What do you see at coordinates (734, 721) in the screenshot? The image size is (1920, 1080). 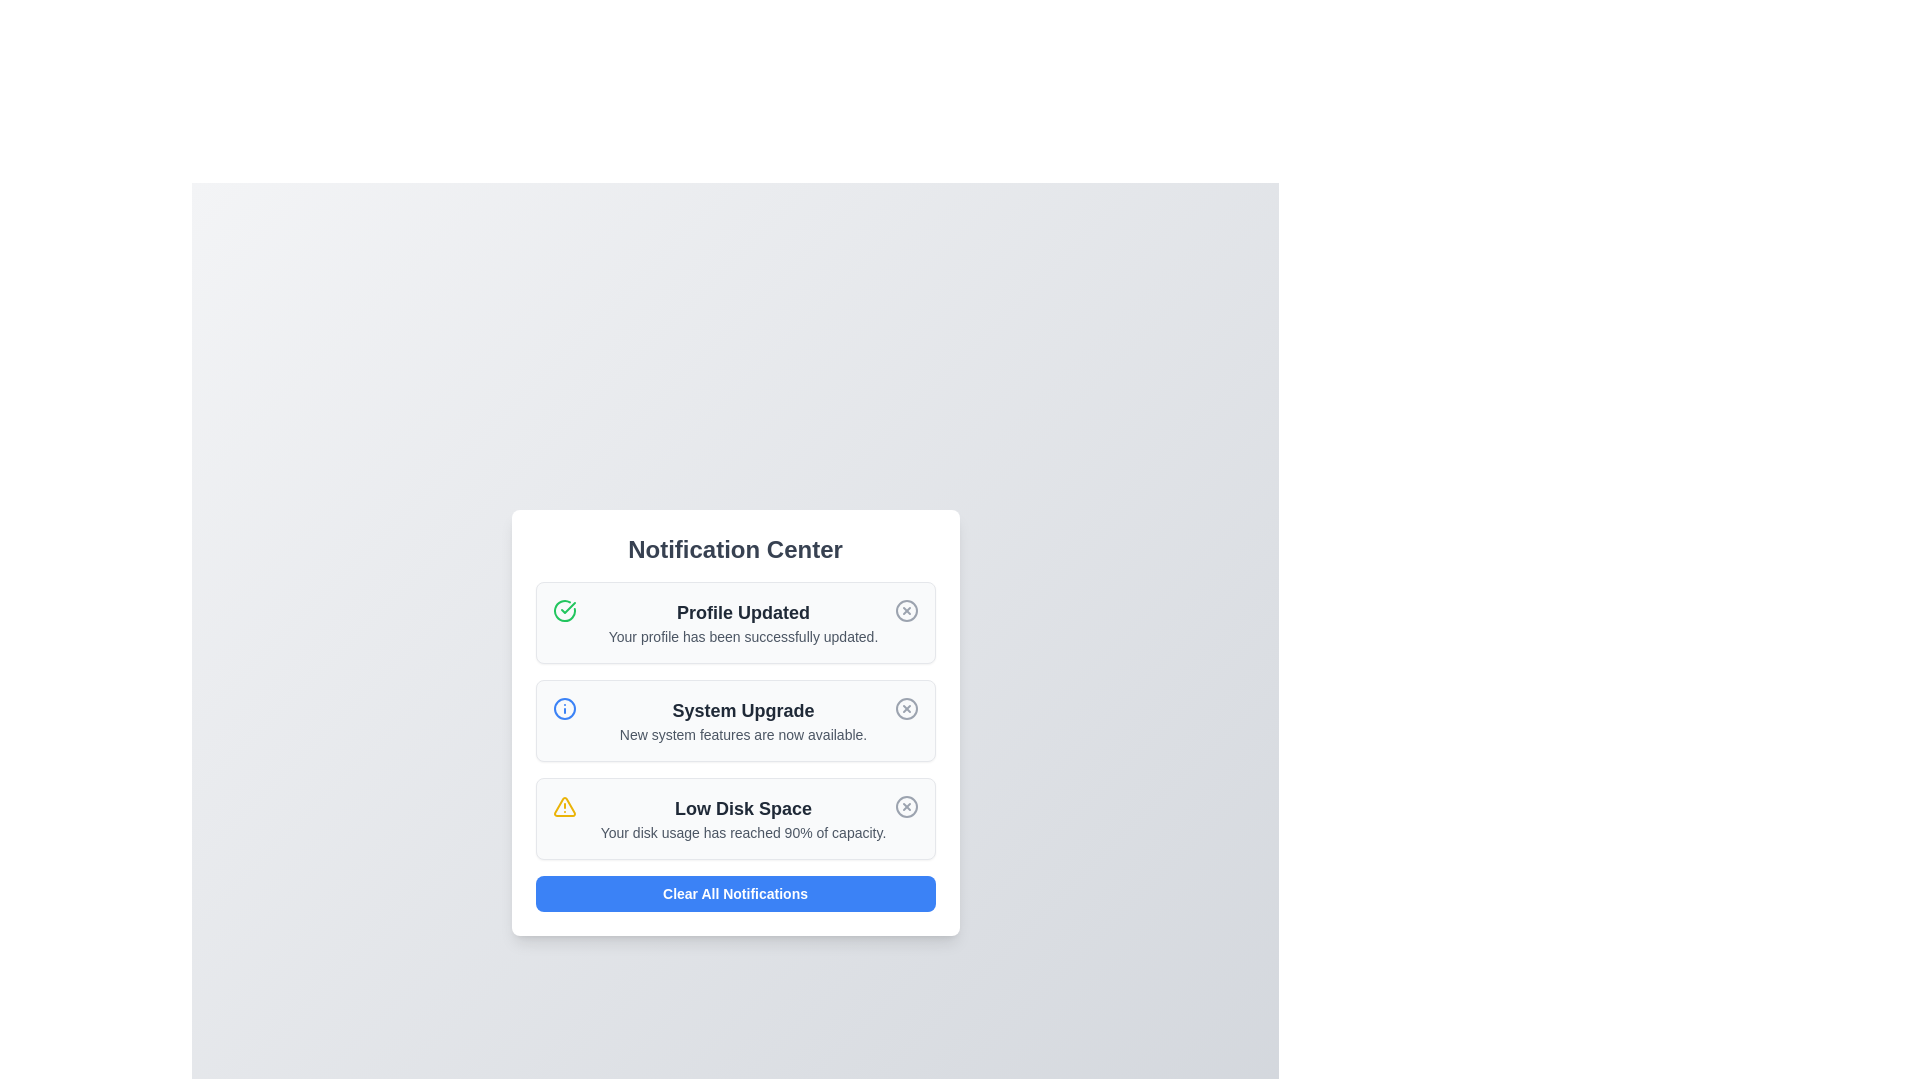 I see `the notification titled 'System Upgrade' that displays the message 'New system features are now available.' This notification is the second in a vertical stack within the 'Notification Center'` at bounding box center [734, 721].